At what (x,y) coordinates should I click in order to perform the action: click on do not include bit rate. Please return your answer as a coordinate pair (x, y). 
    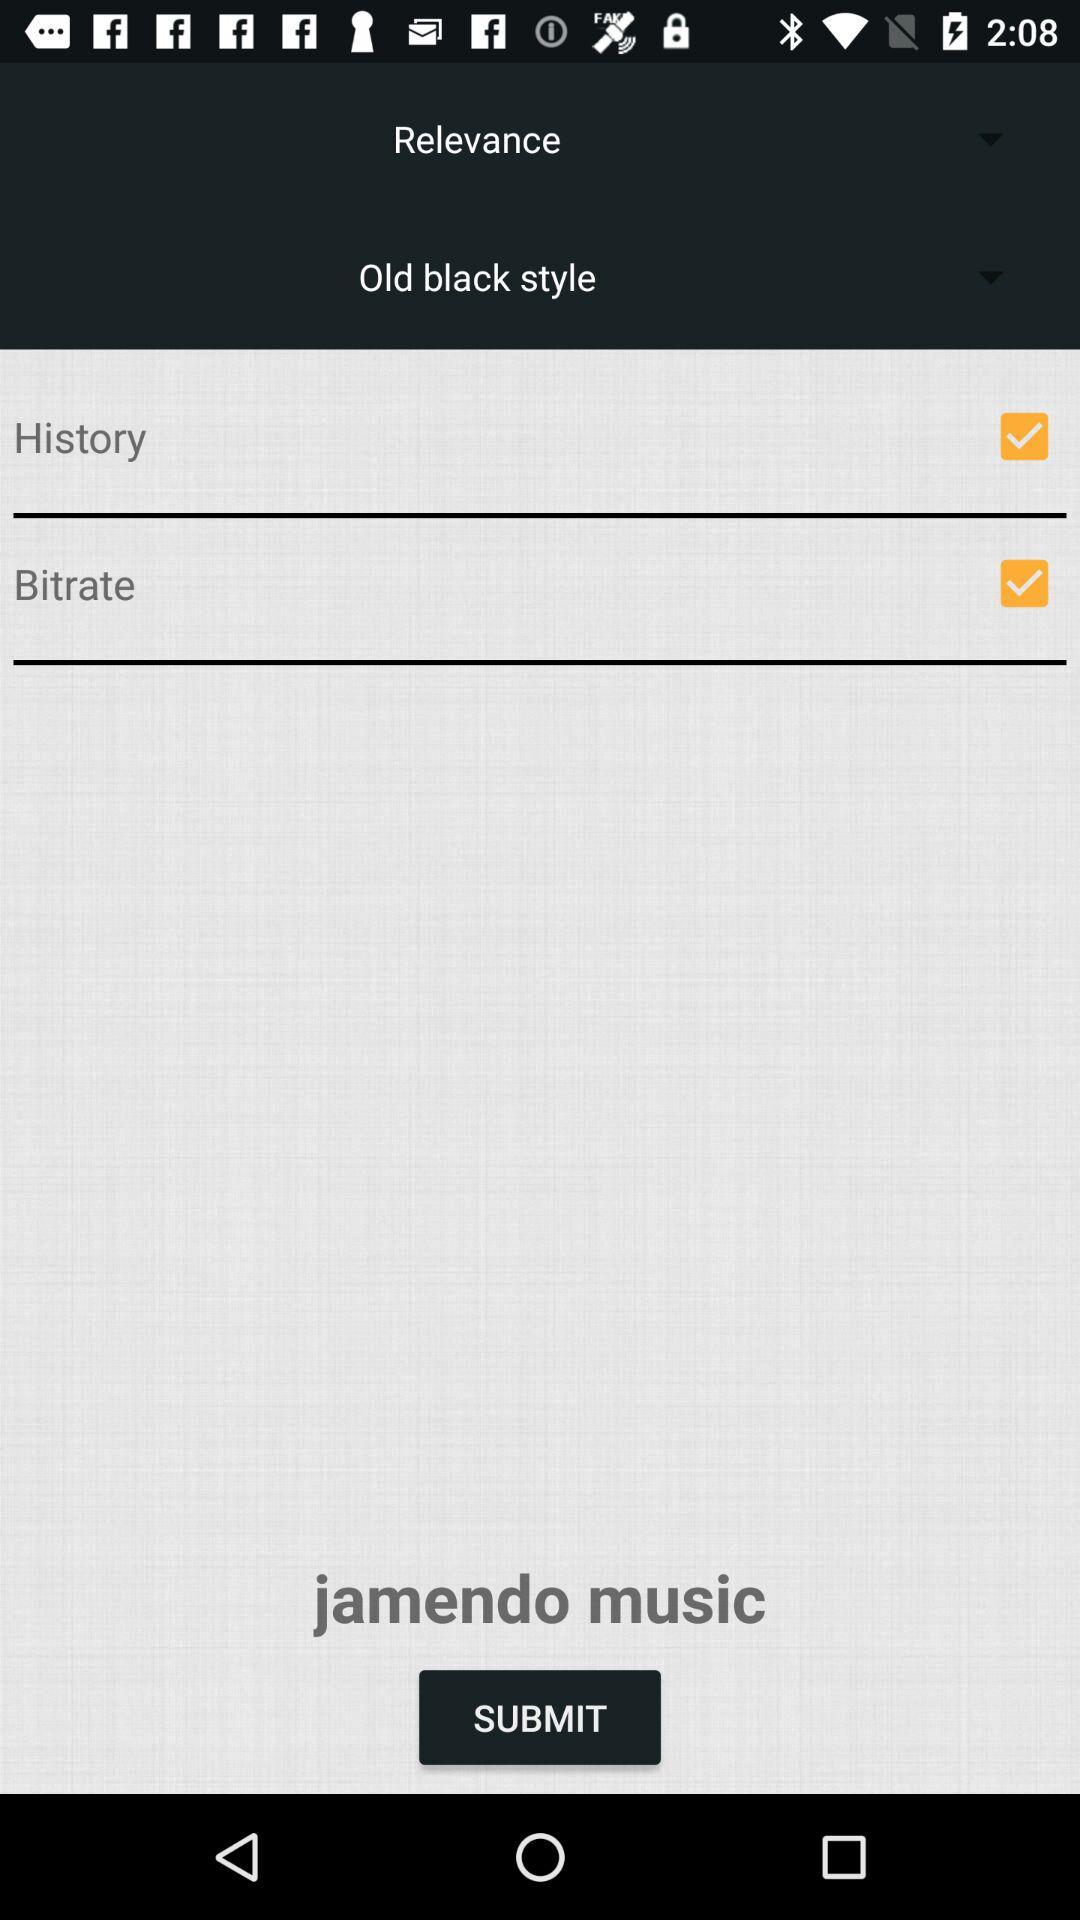
    Looking at the image, I should click on (1024, 582).